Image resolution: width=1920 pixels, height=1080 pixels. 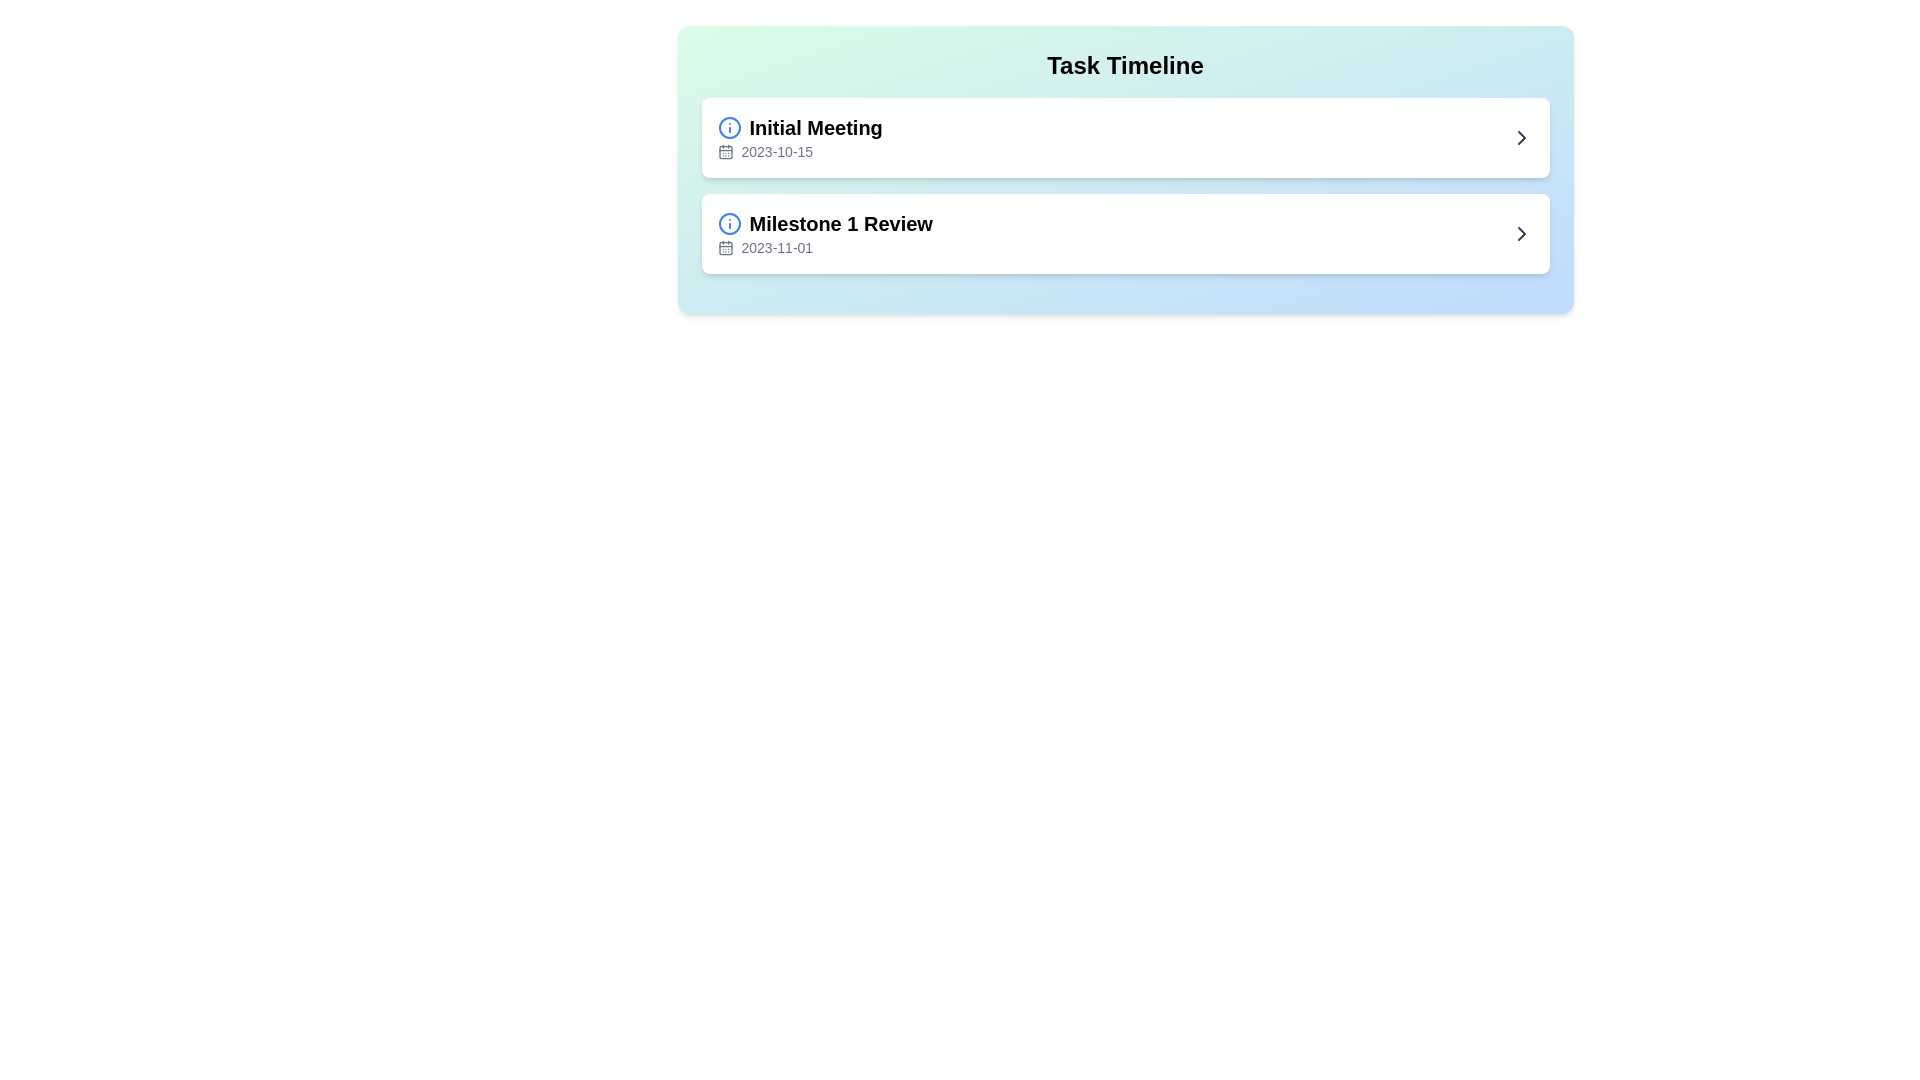 I want to click on the calendar icon located in the left section of the Initial Meeting entry within the Task Timeline list, so click(x=724, y=151).